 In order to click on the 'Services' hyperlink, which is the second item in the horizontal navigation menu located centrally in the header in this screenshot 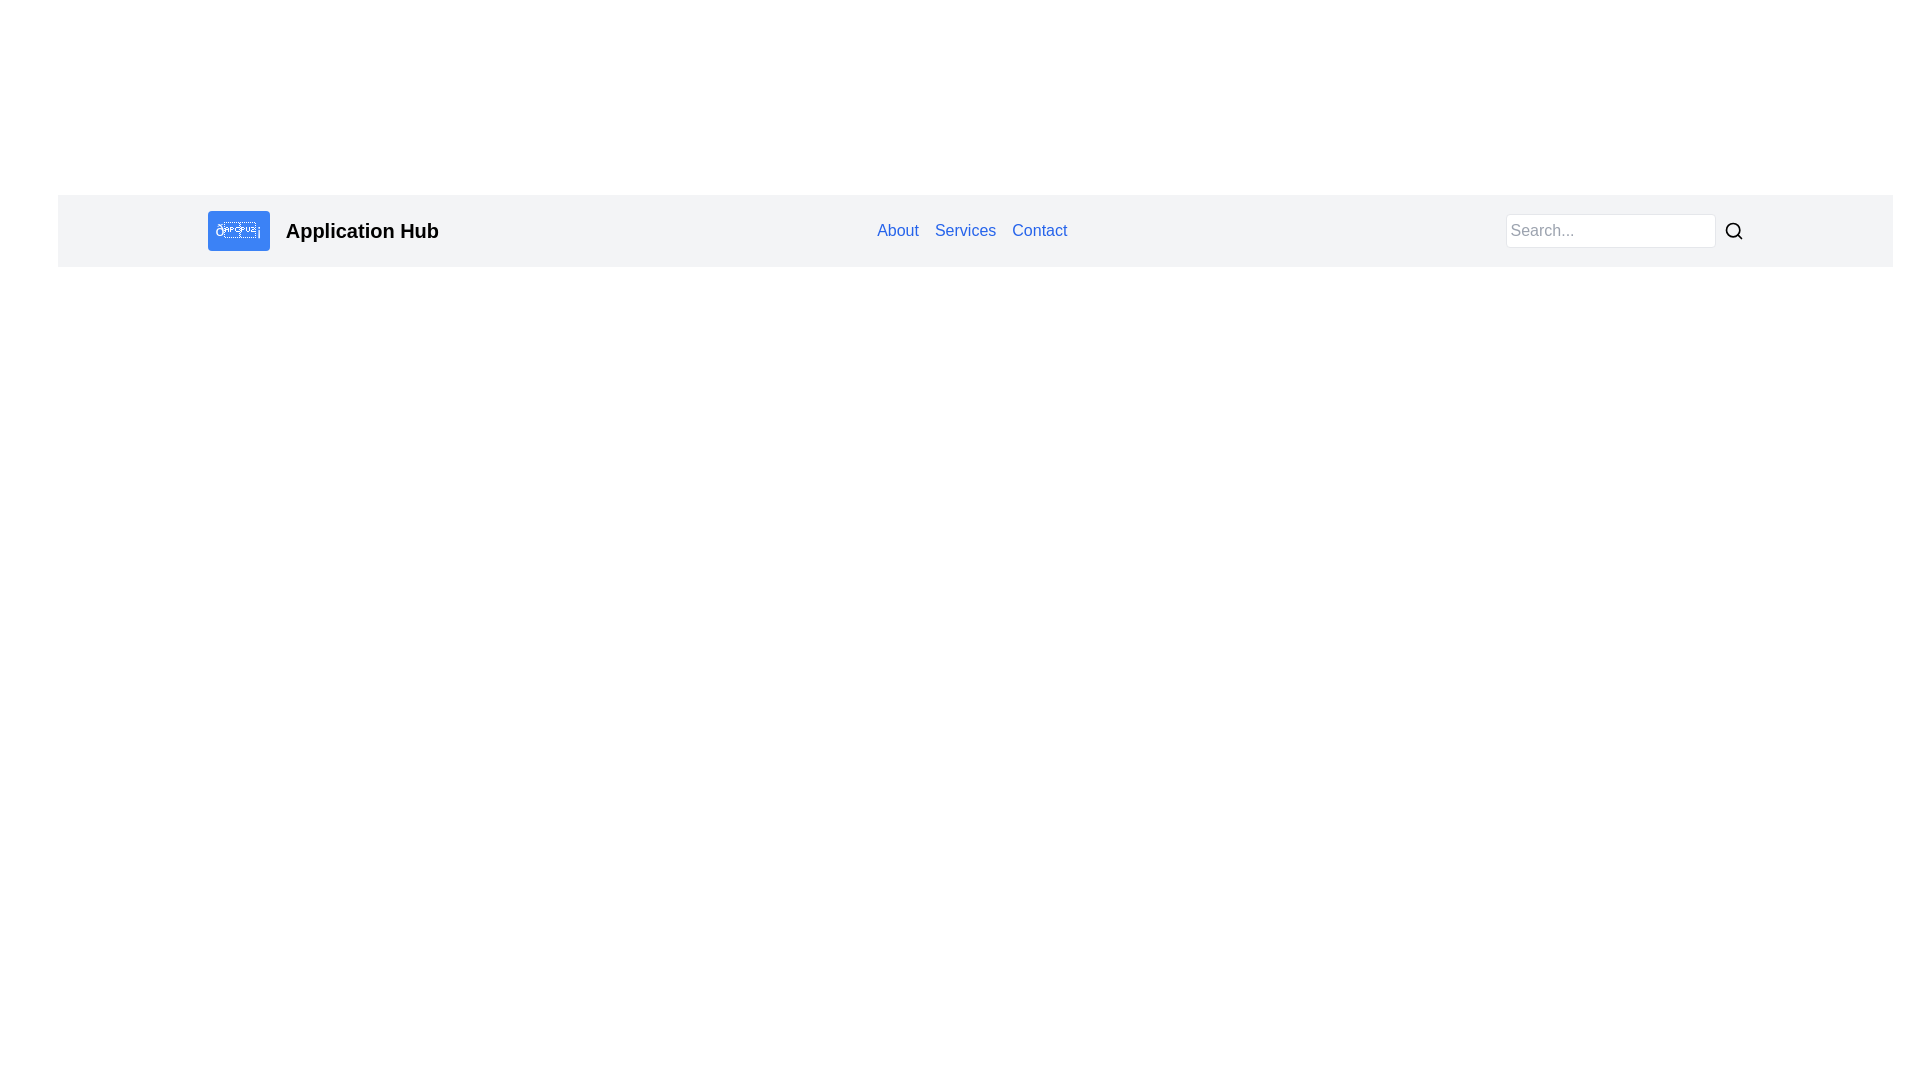, I will do `click(965, 230)`.